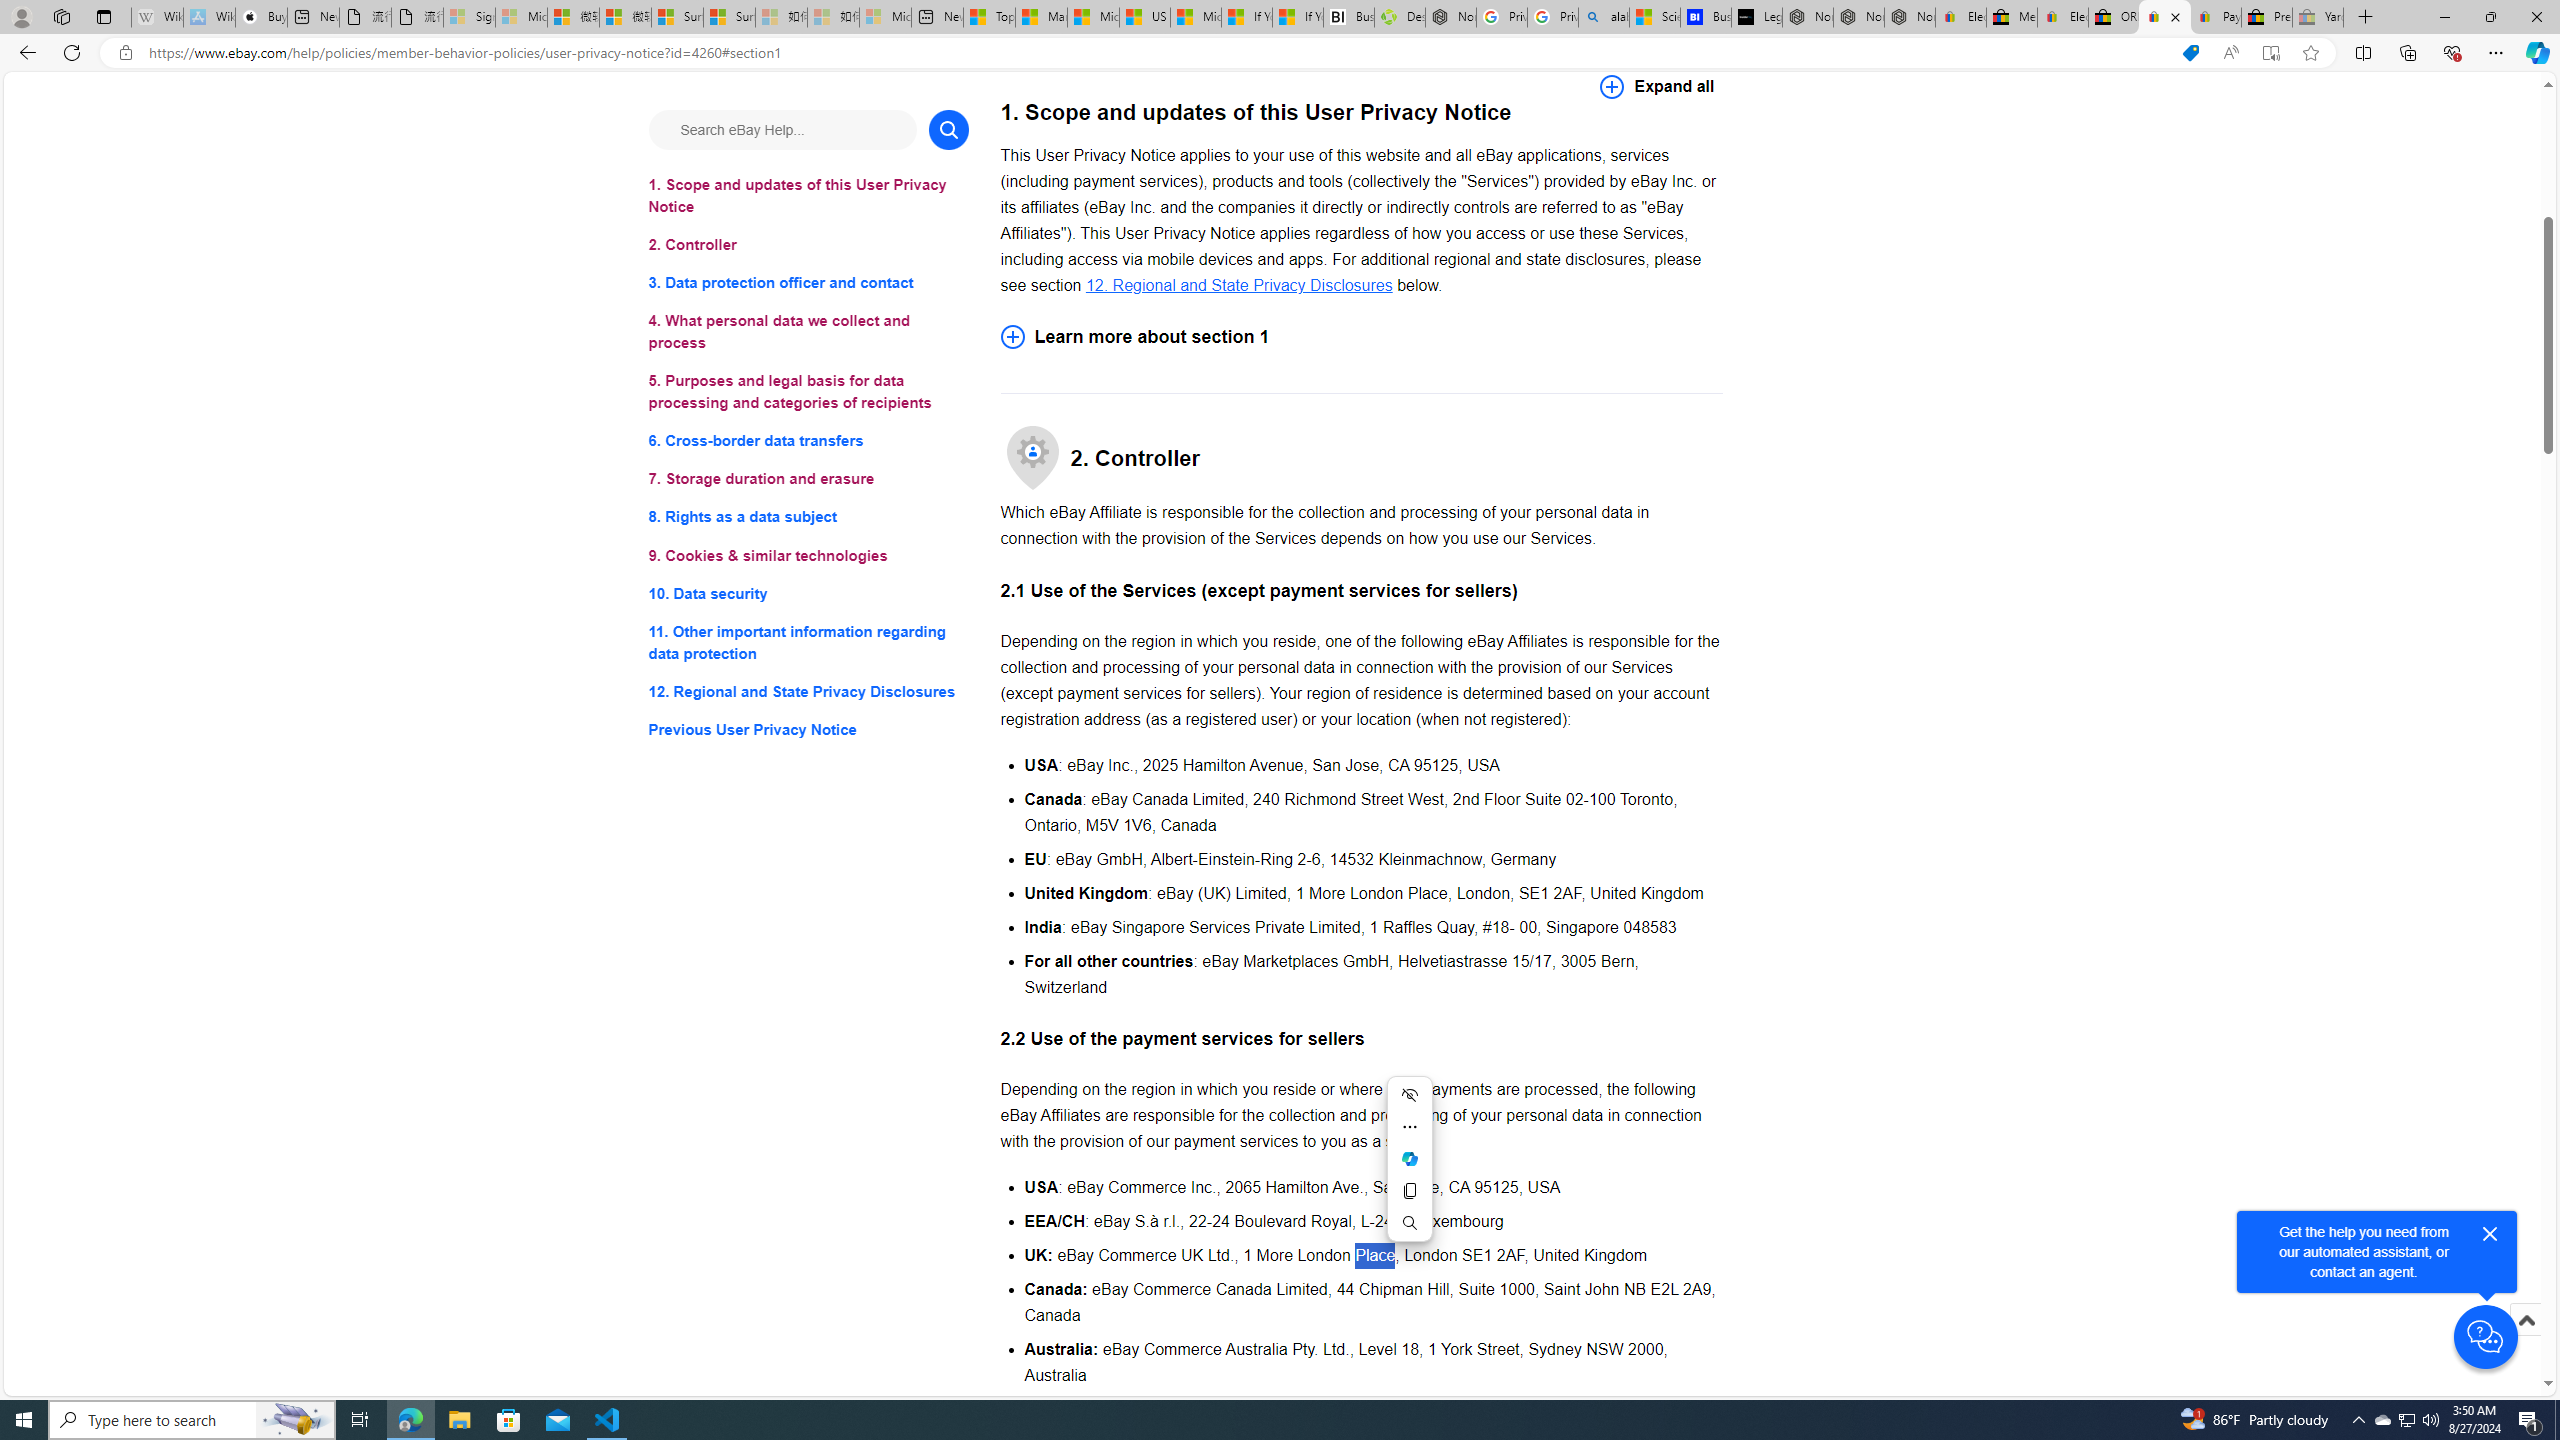 This screenshot has height=1440, width=2560. What do you see at coordinates (807, 332) in the screenshot?
I see `'4. What personal data we collect and process'` at bounding box center [807, 332].